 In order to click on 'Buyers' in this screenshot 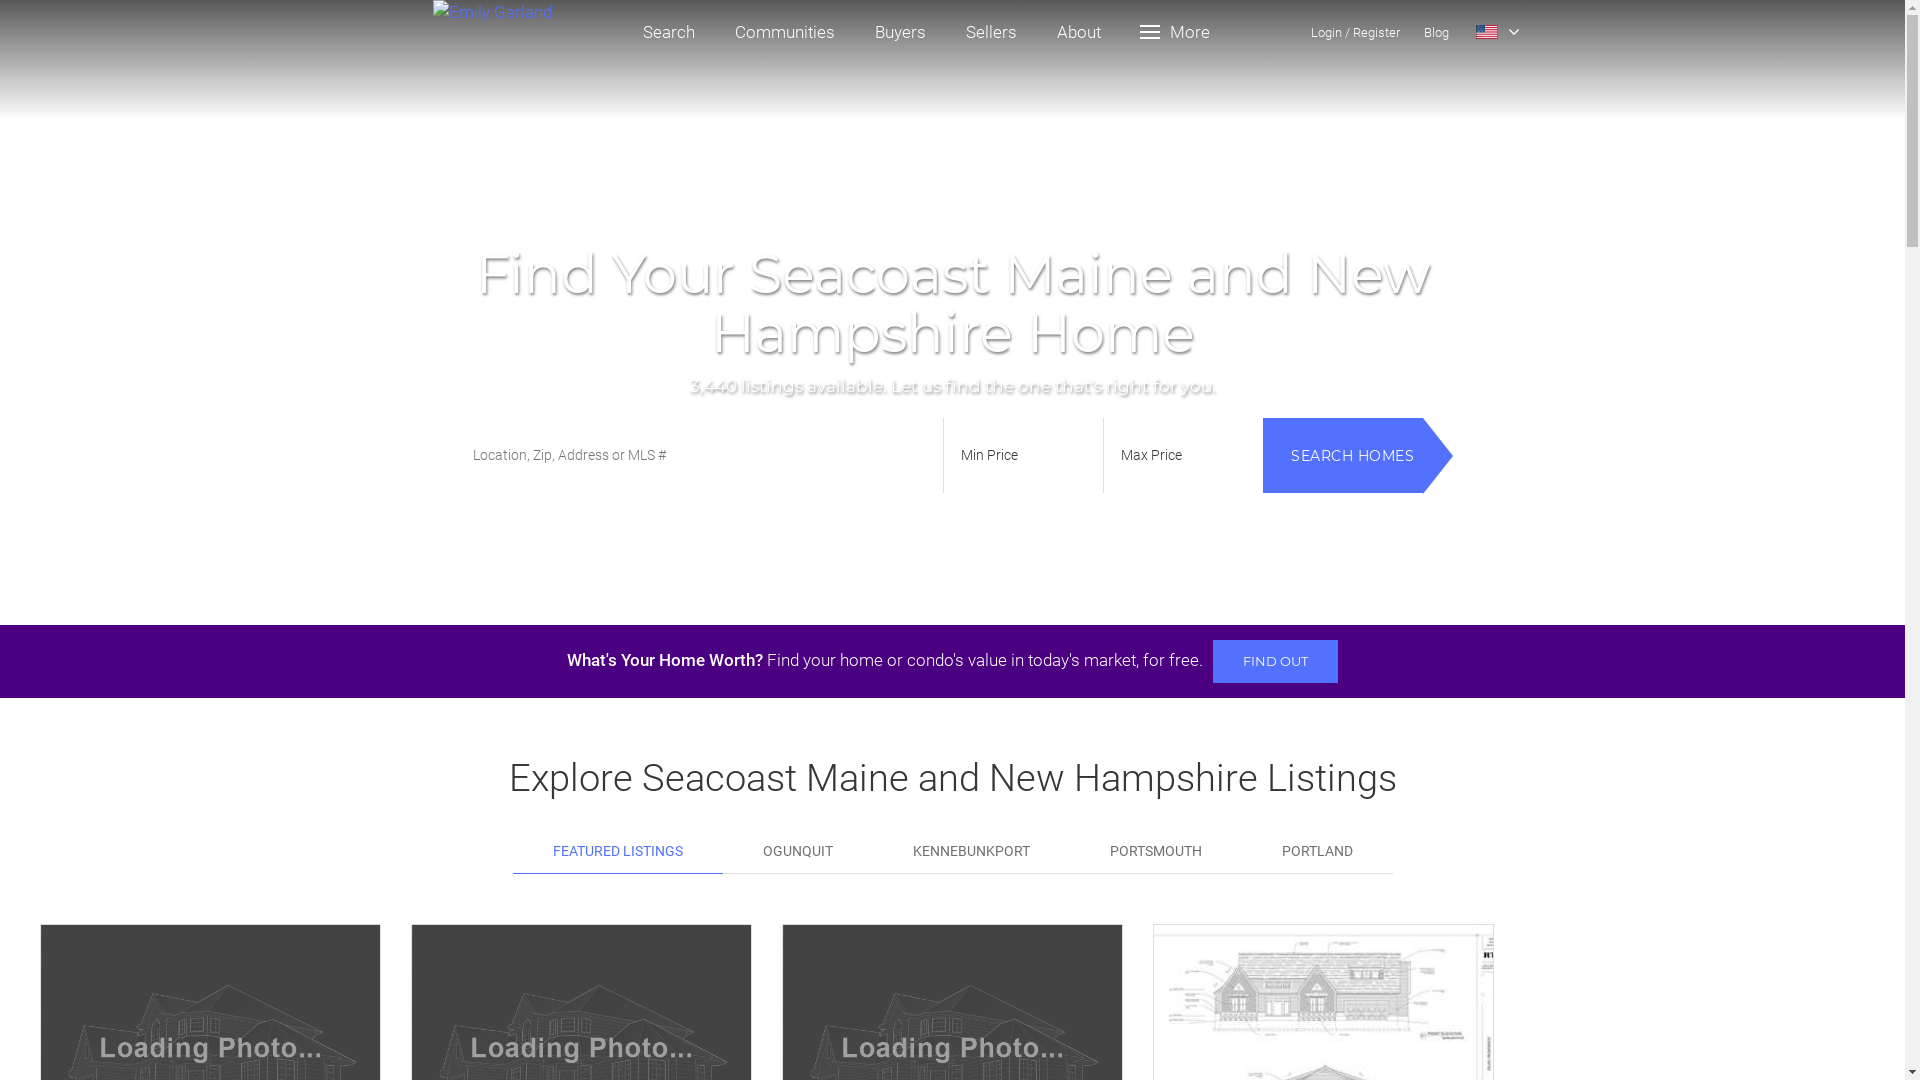, I will do `click(898, 32)`.